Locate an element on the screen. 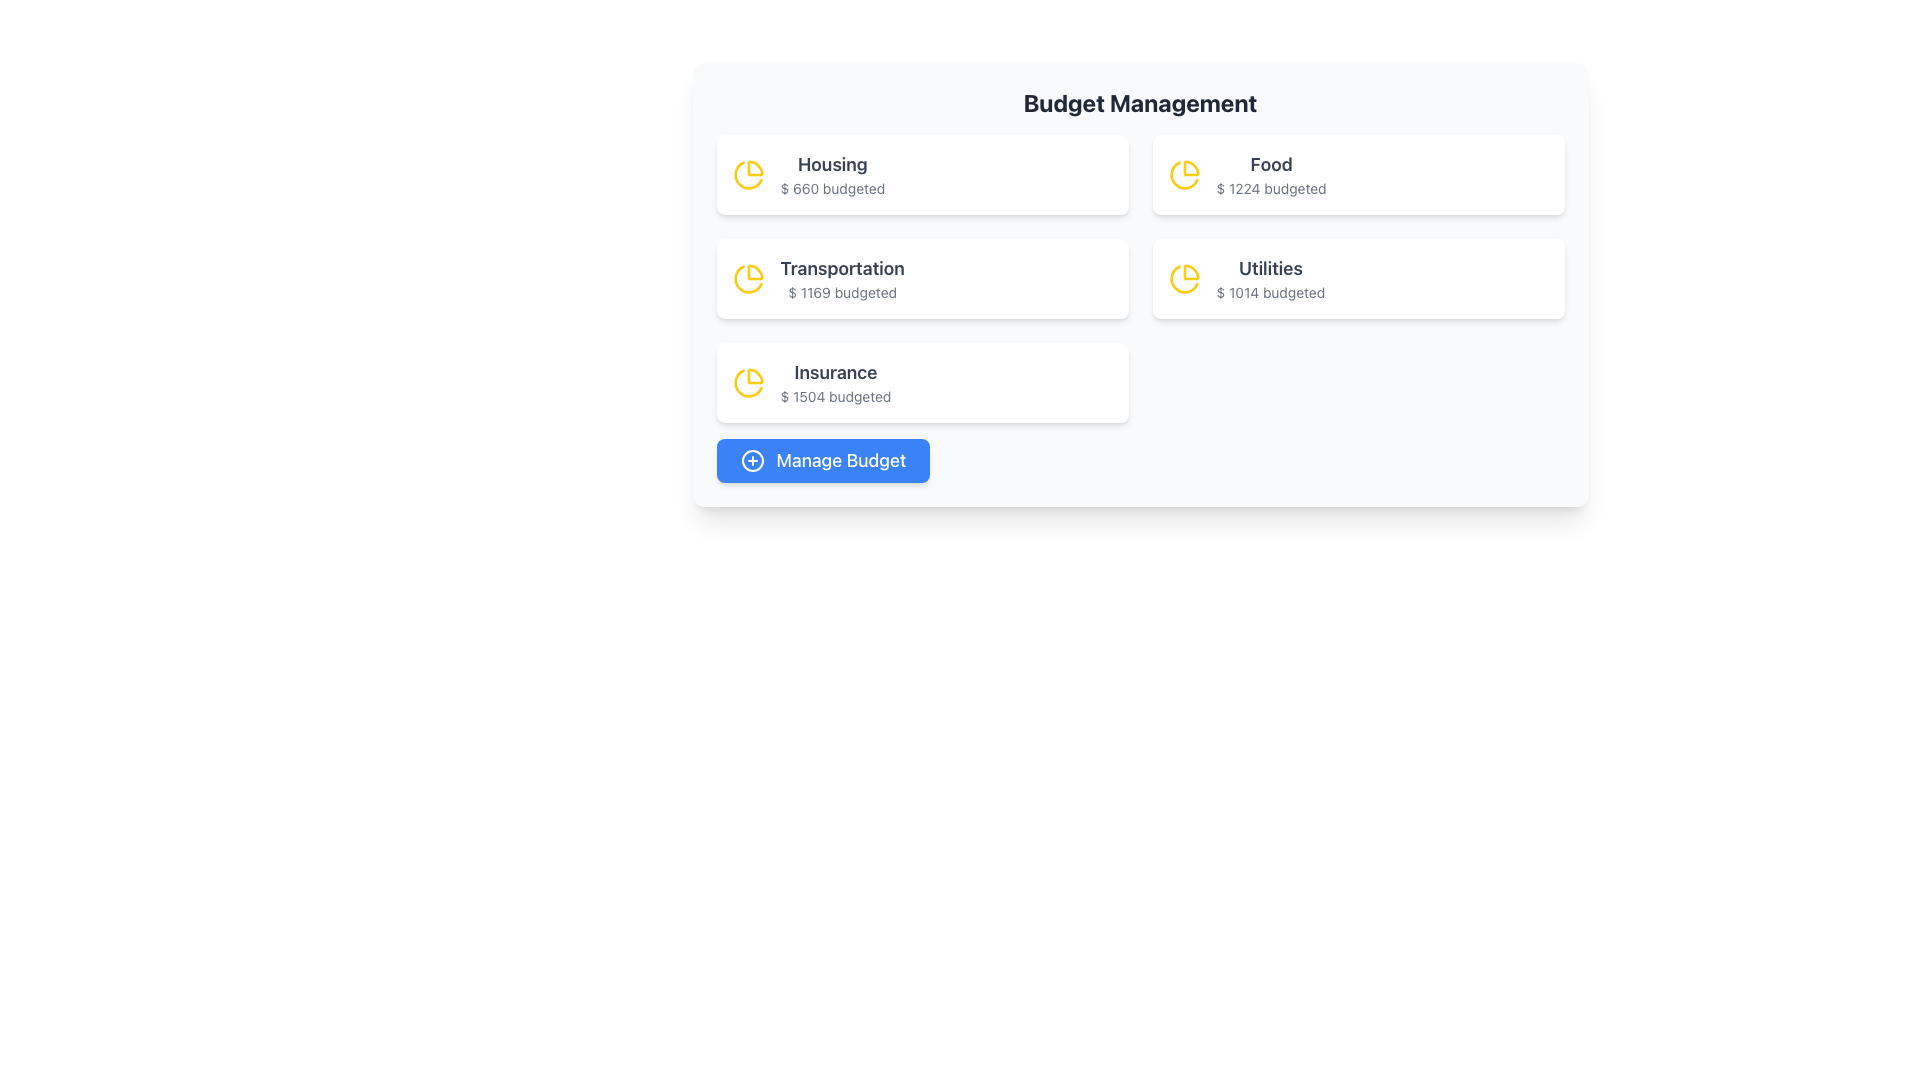 The height and width of the screenshot is (1080, 1920). the Insurance budget card located is located at coordinates (921, 382).